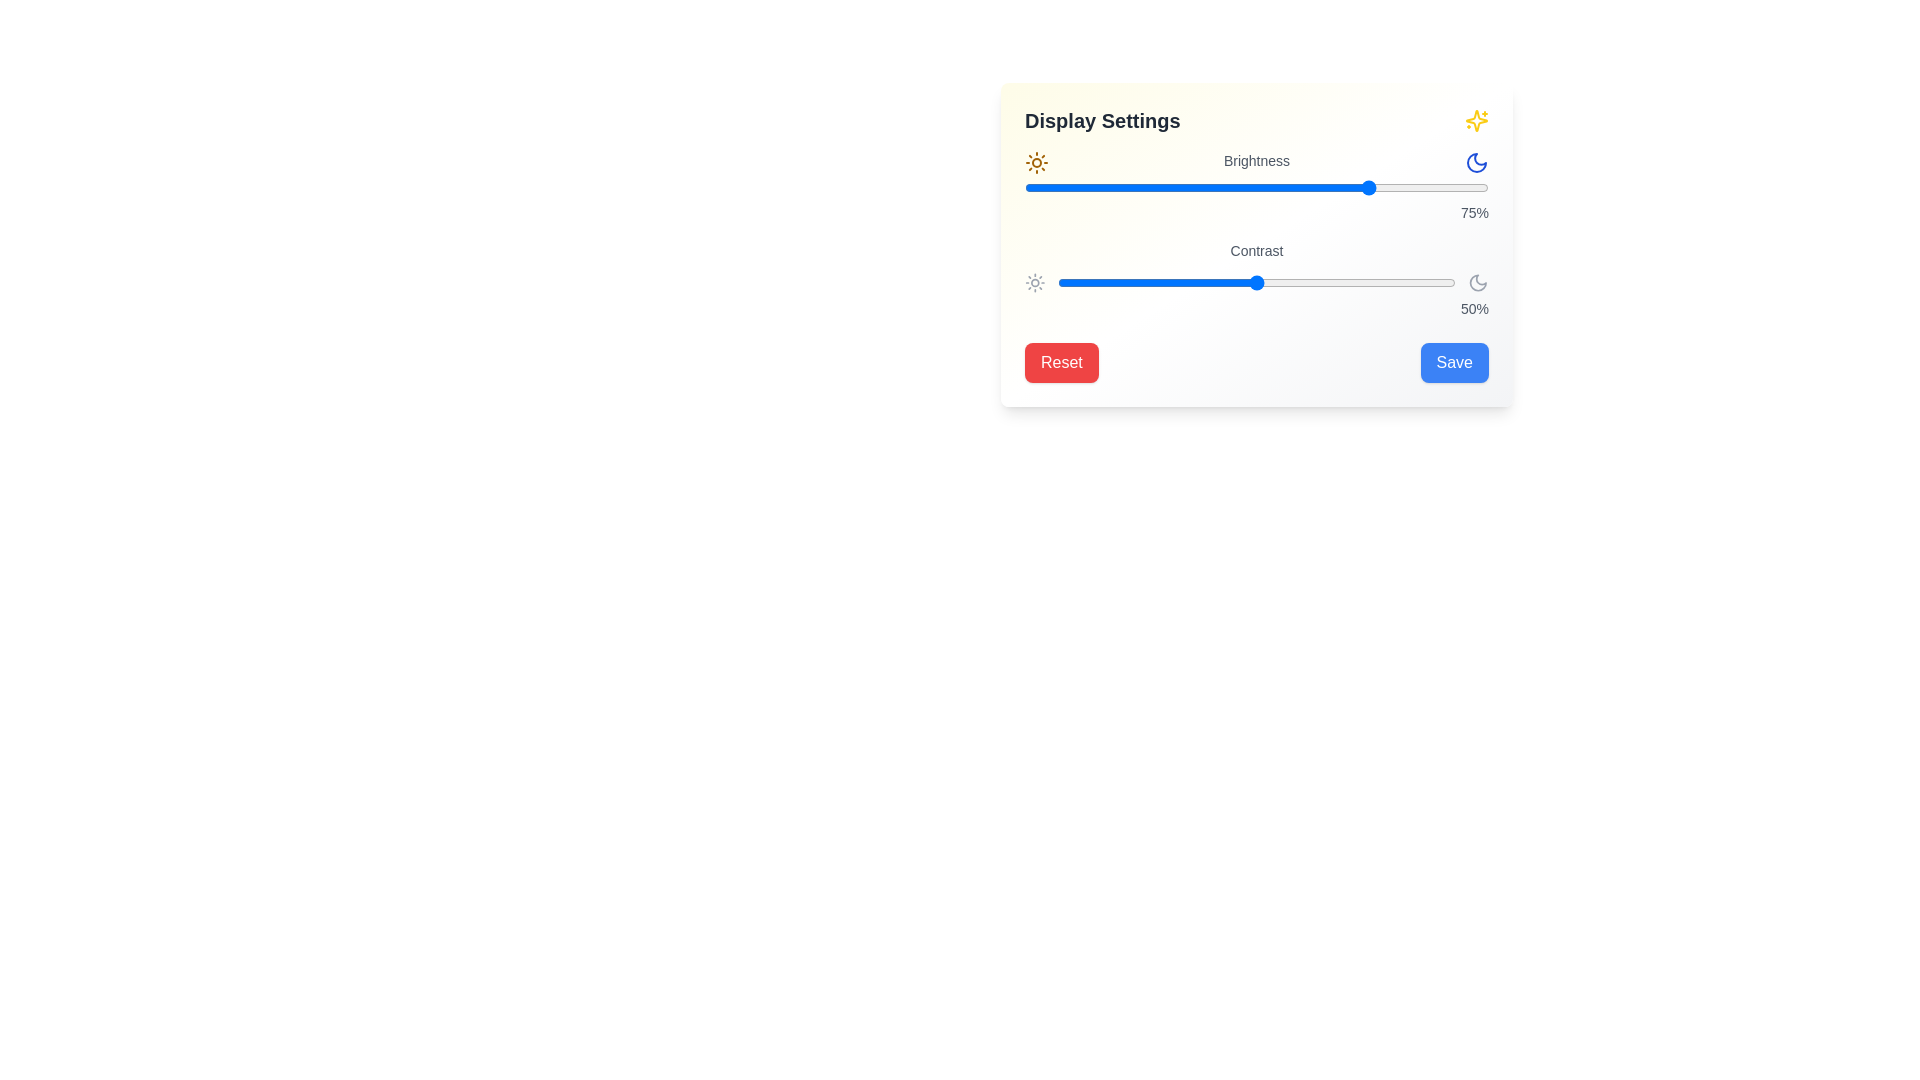 This screenshot has width=1920, height=1080. What do you see at coordinates (1386, 188) in the screenshot?
I see `brightness` at bounding box center [1386, 188].